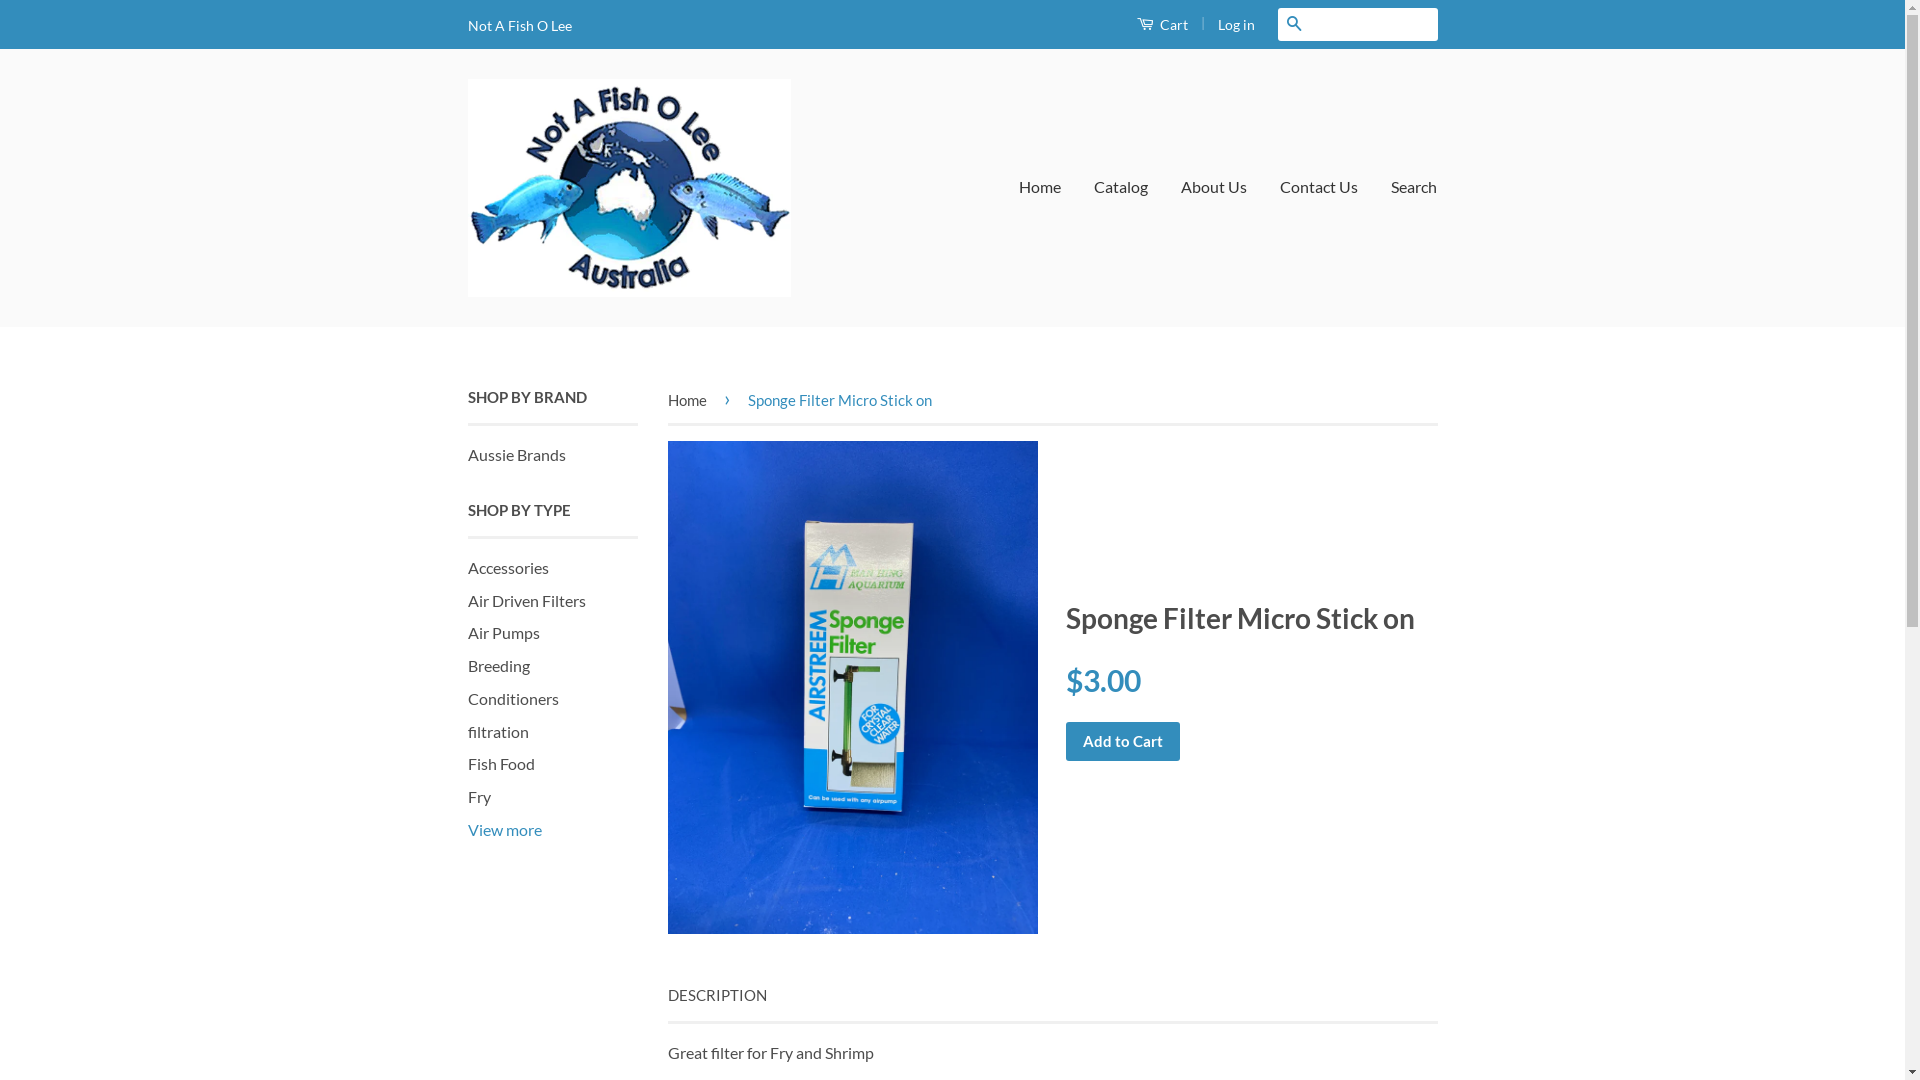 This screenshot has width=1920, height=1080. What do you see at coordinates (501, 763) in the screenshot?
I see `'Fish Food'` at bounding box center [501, 763].